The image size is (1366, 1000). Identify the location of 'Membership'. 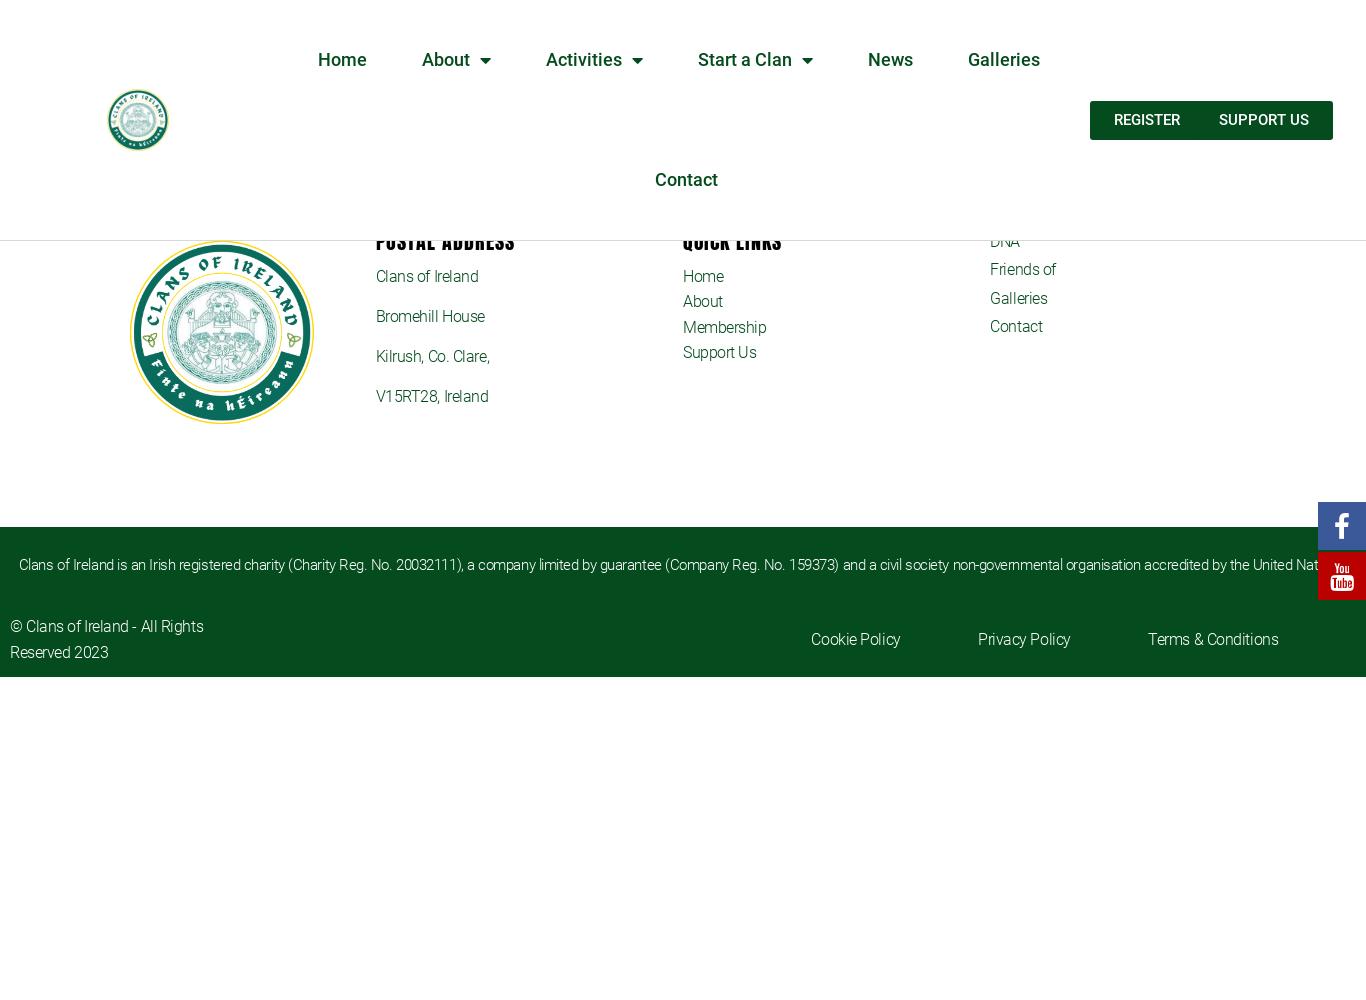
(681, 325).